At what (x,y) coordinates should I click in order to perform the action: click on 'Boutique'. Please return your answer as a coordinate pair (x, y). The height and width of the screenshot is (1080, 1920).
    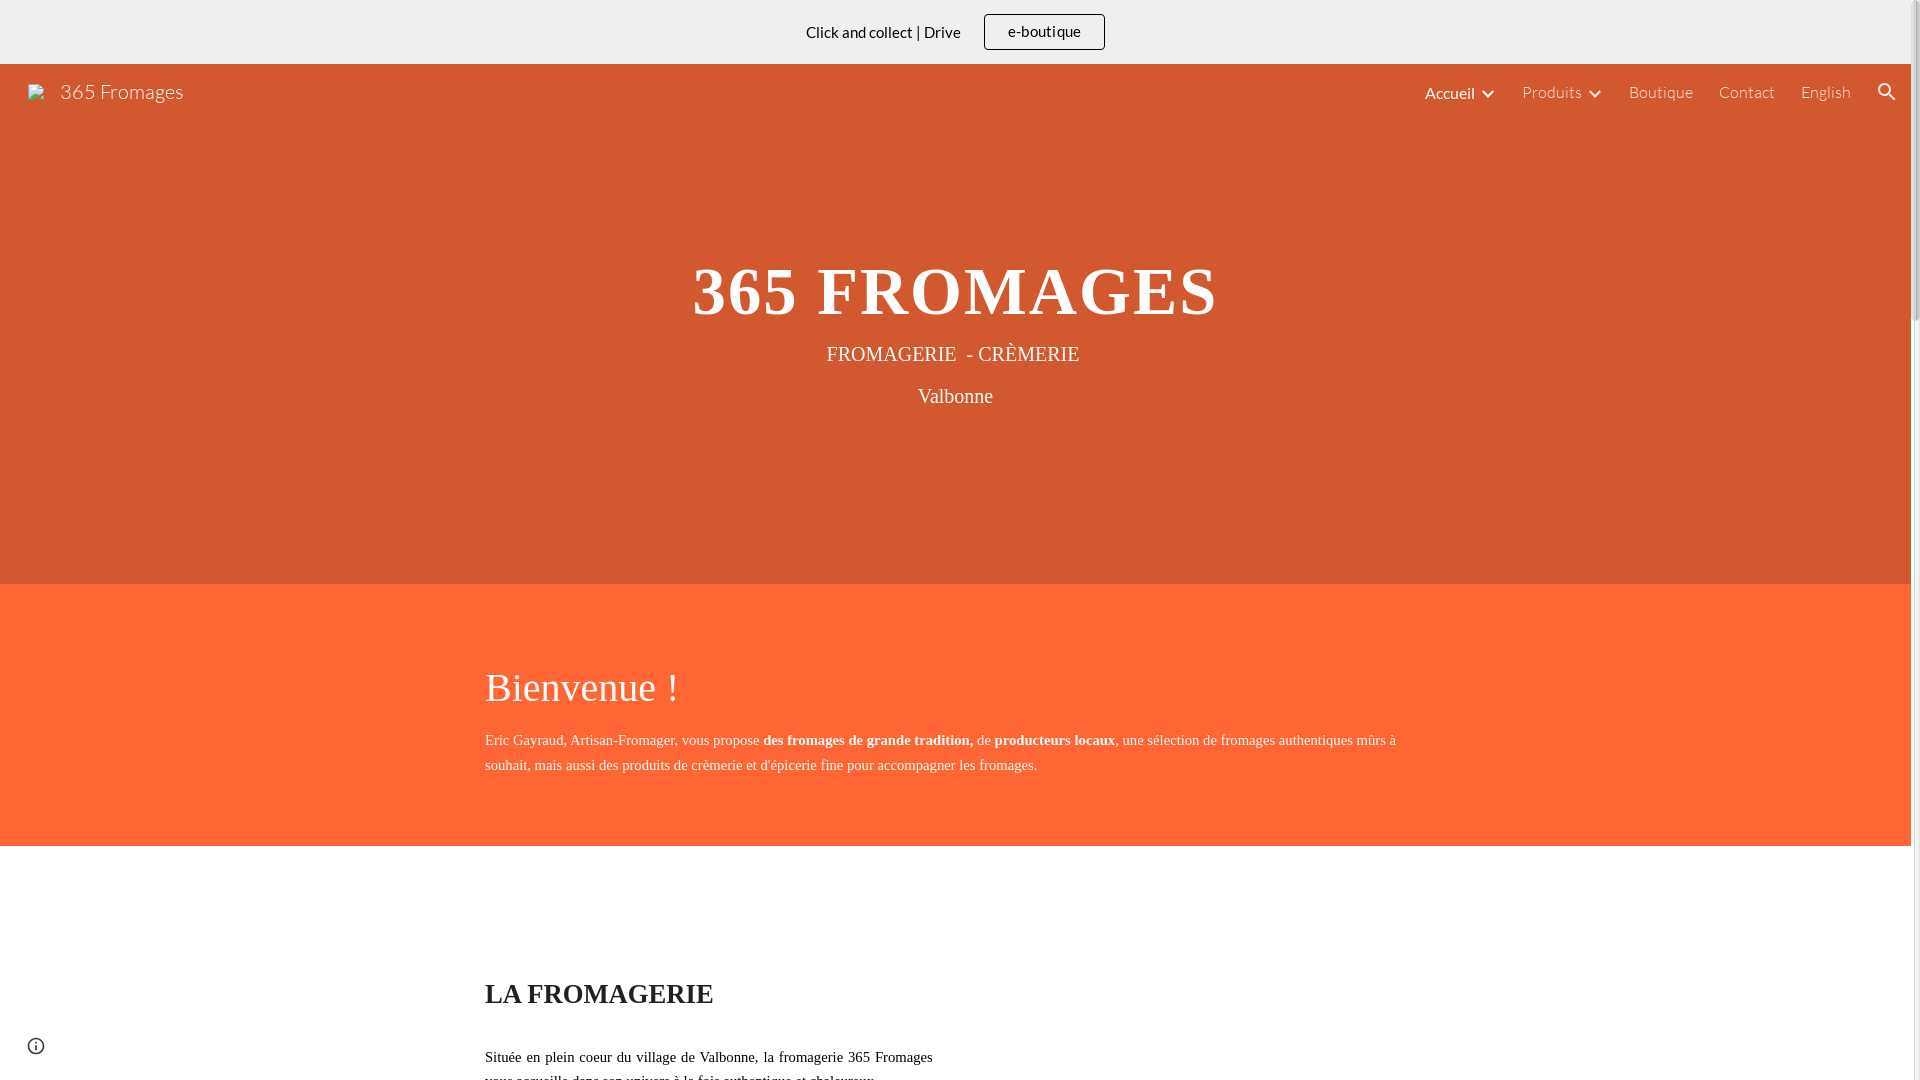
    Looking at the image, I should click on (1660, 92).